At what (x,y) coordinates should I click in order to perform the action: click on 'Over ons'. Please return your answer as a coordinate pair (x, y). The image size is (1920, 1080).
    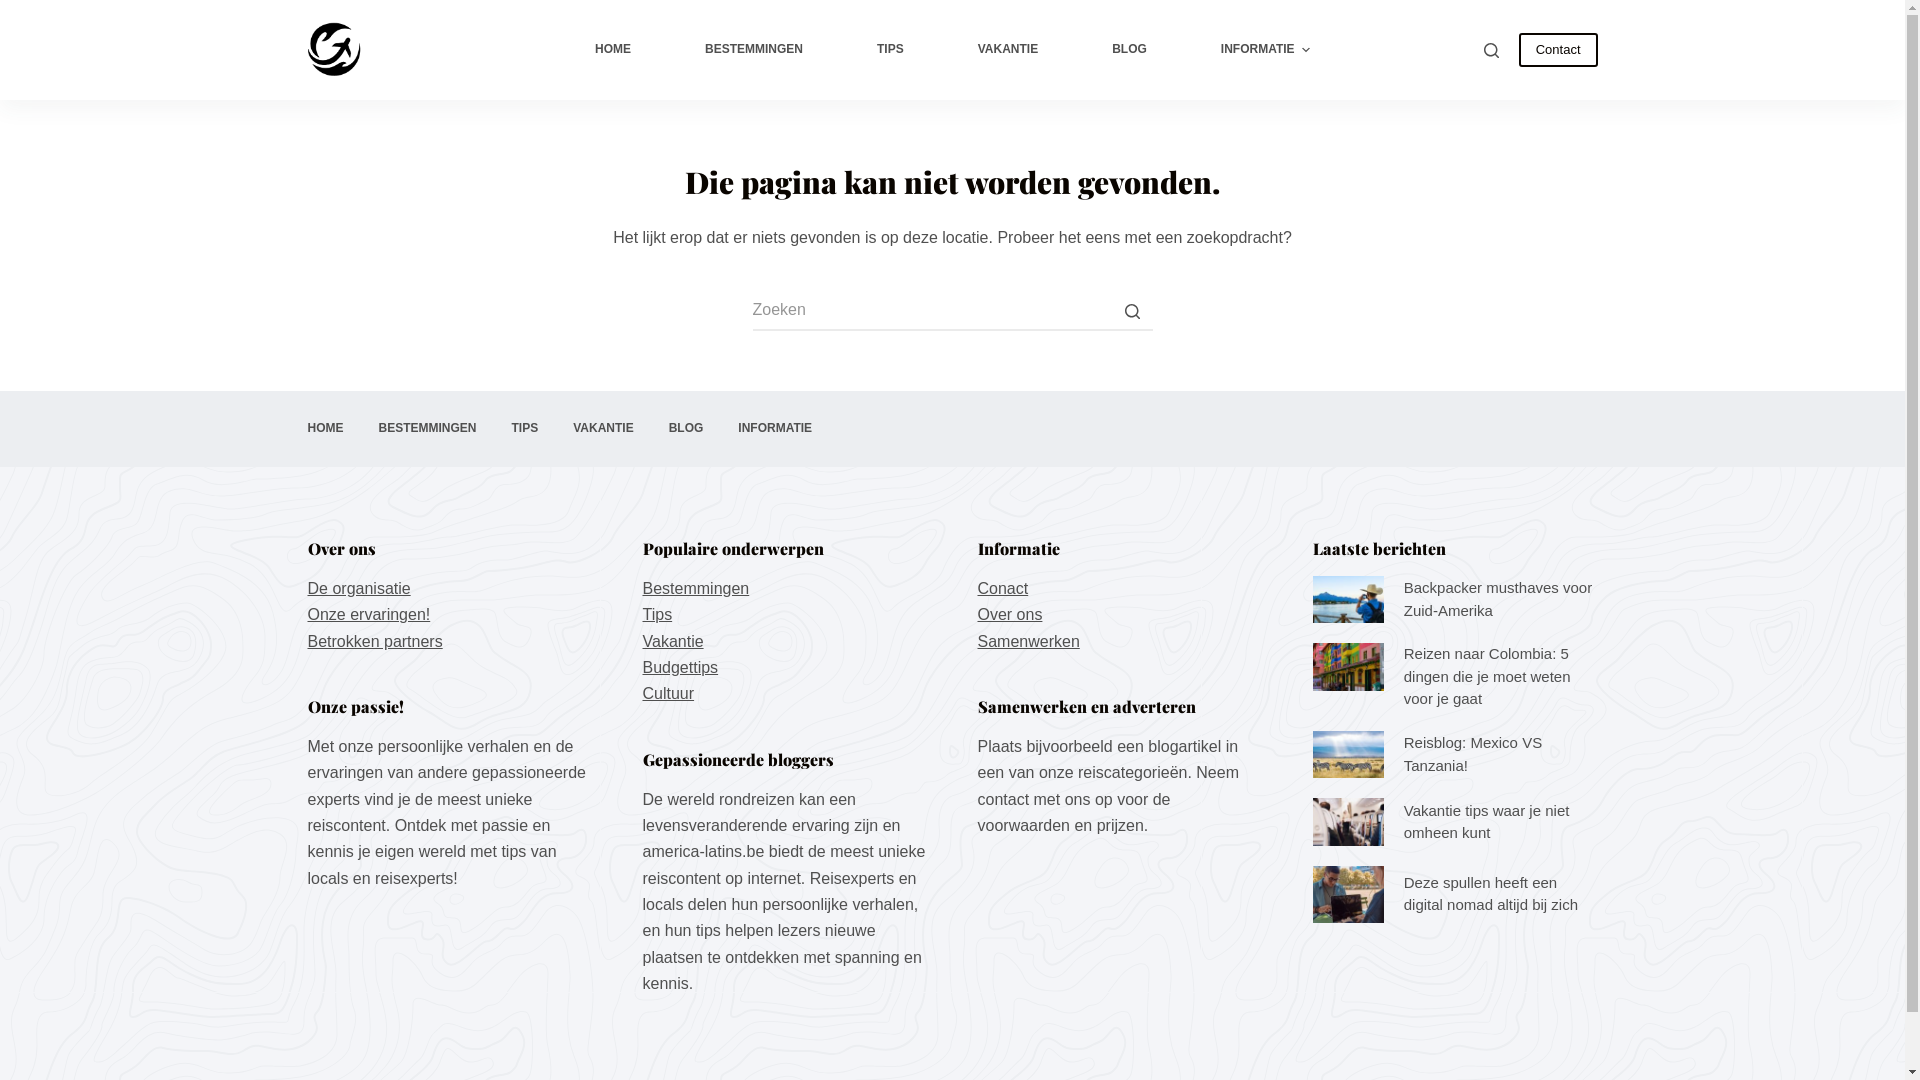
    Looking at the image, I should click on (1010, 613).